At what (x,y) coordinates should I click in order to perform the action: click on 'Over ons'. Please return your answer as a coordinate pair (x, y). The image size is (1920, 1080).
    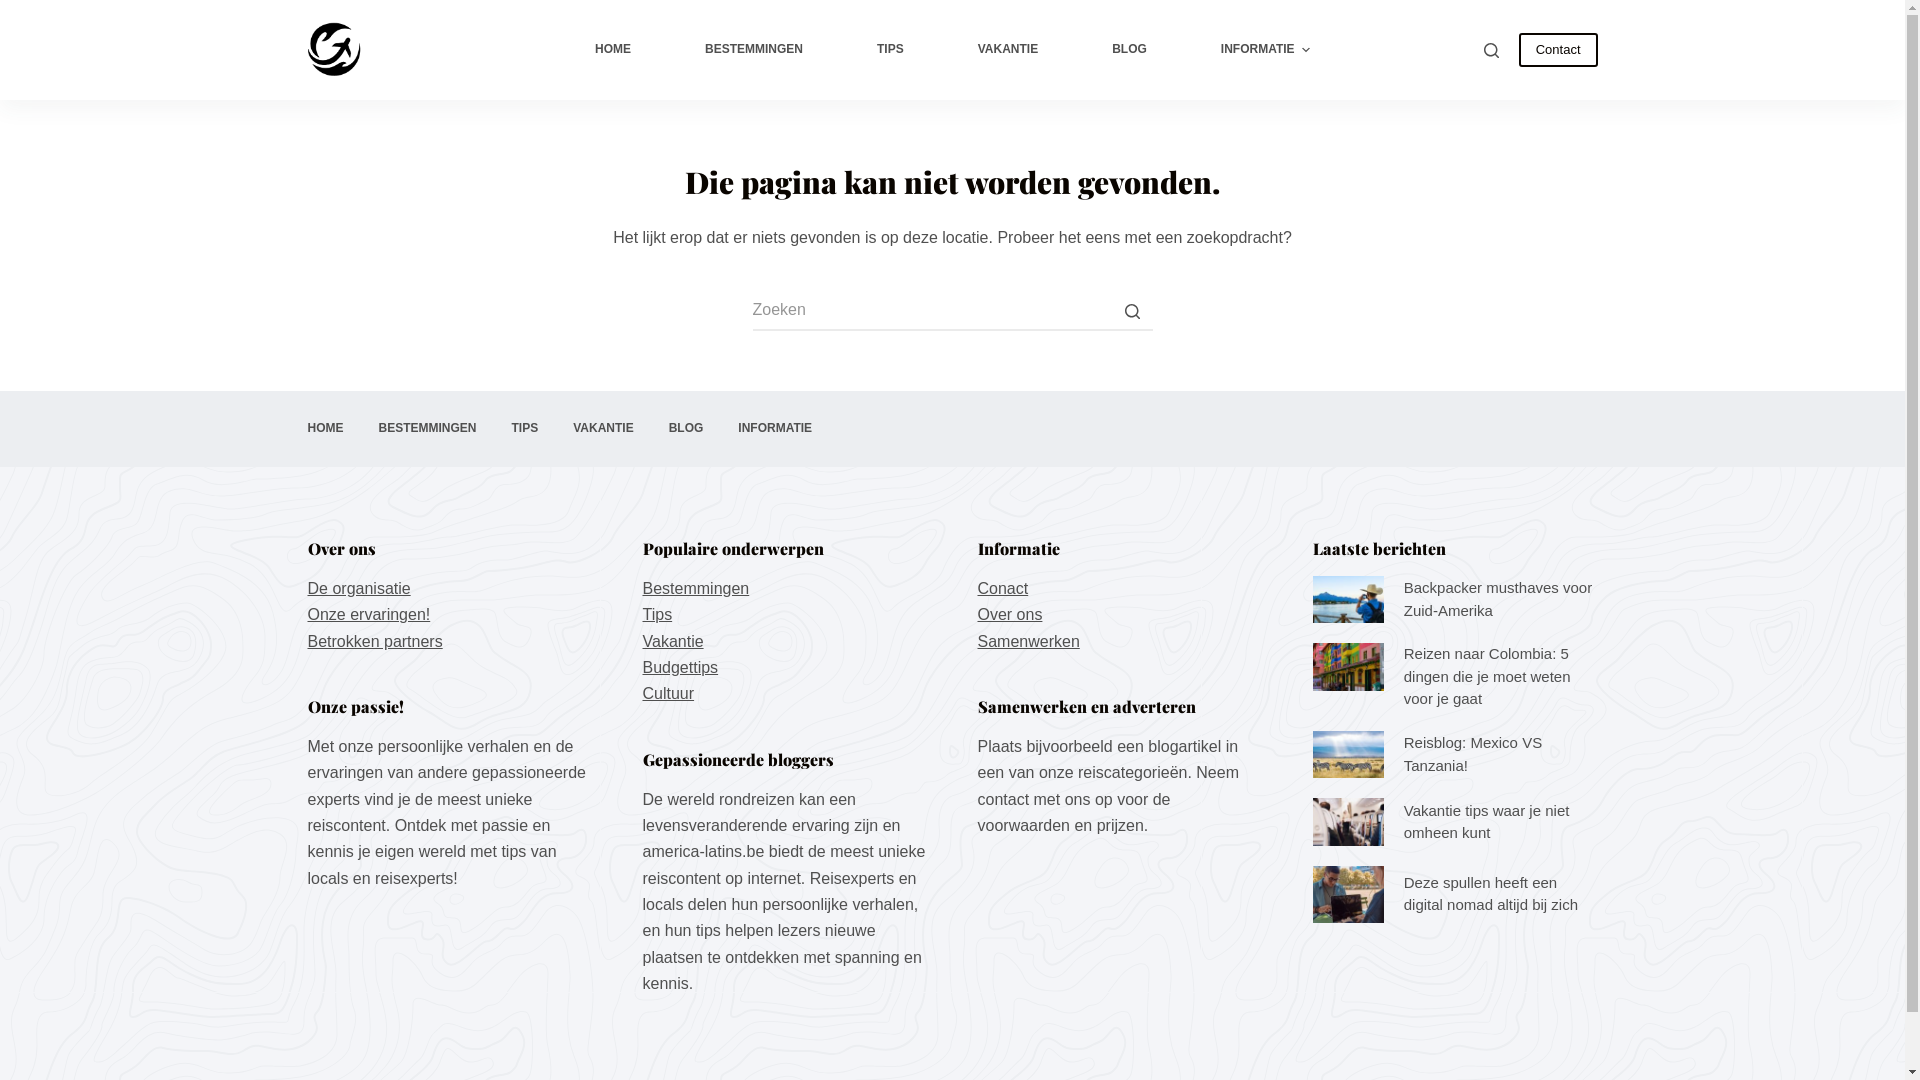
    Looking at the image, I should click on (1010, 613).